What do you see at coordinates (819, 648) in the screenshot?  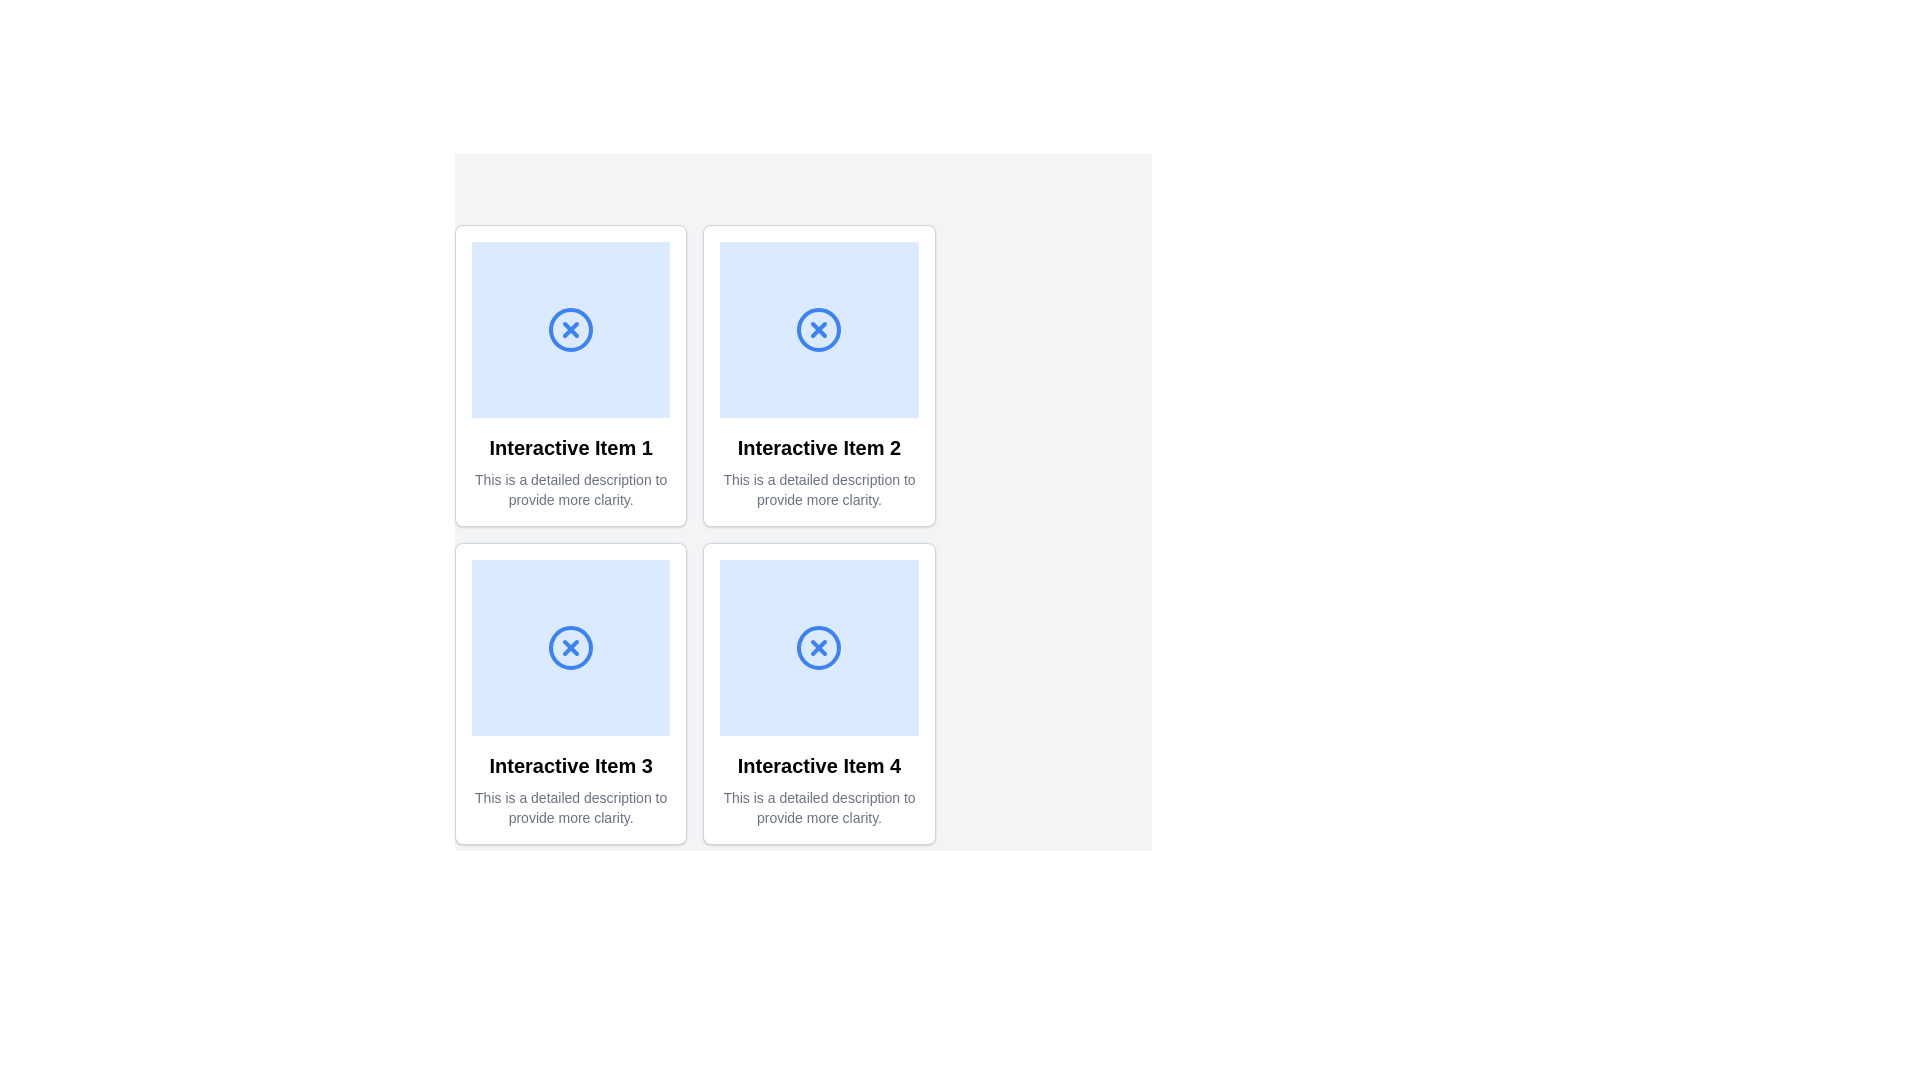 I see `the small cross ('X') icon within the circular blue button located in the bottom-right card of the 2x2 grid labeled 'Interactive Item 4'` at bounding box center [819, 648].